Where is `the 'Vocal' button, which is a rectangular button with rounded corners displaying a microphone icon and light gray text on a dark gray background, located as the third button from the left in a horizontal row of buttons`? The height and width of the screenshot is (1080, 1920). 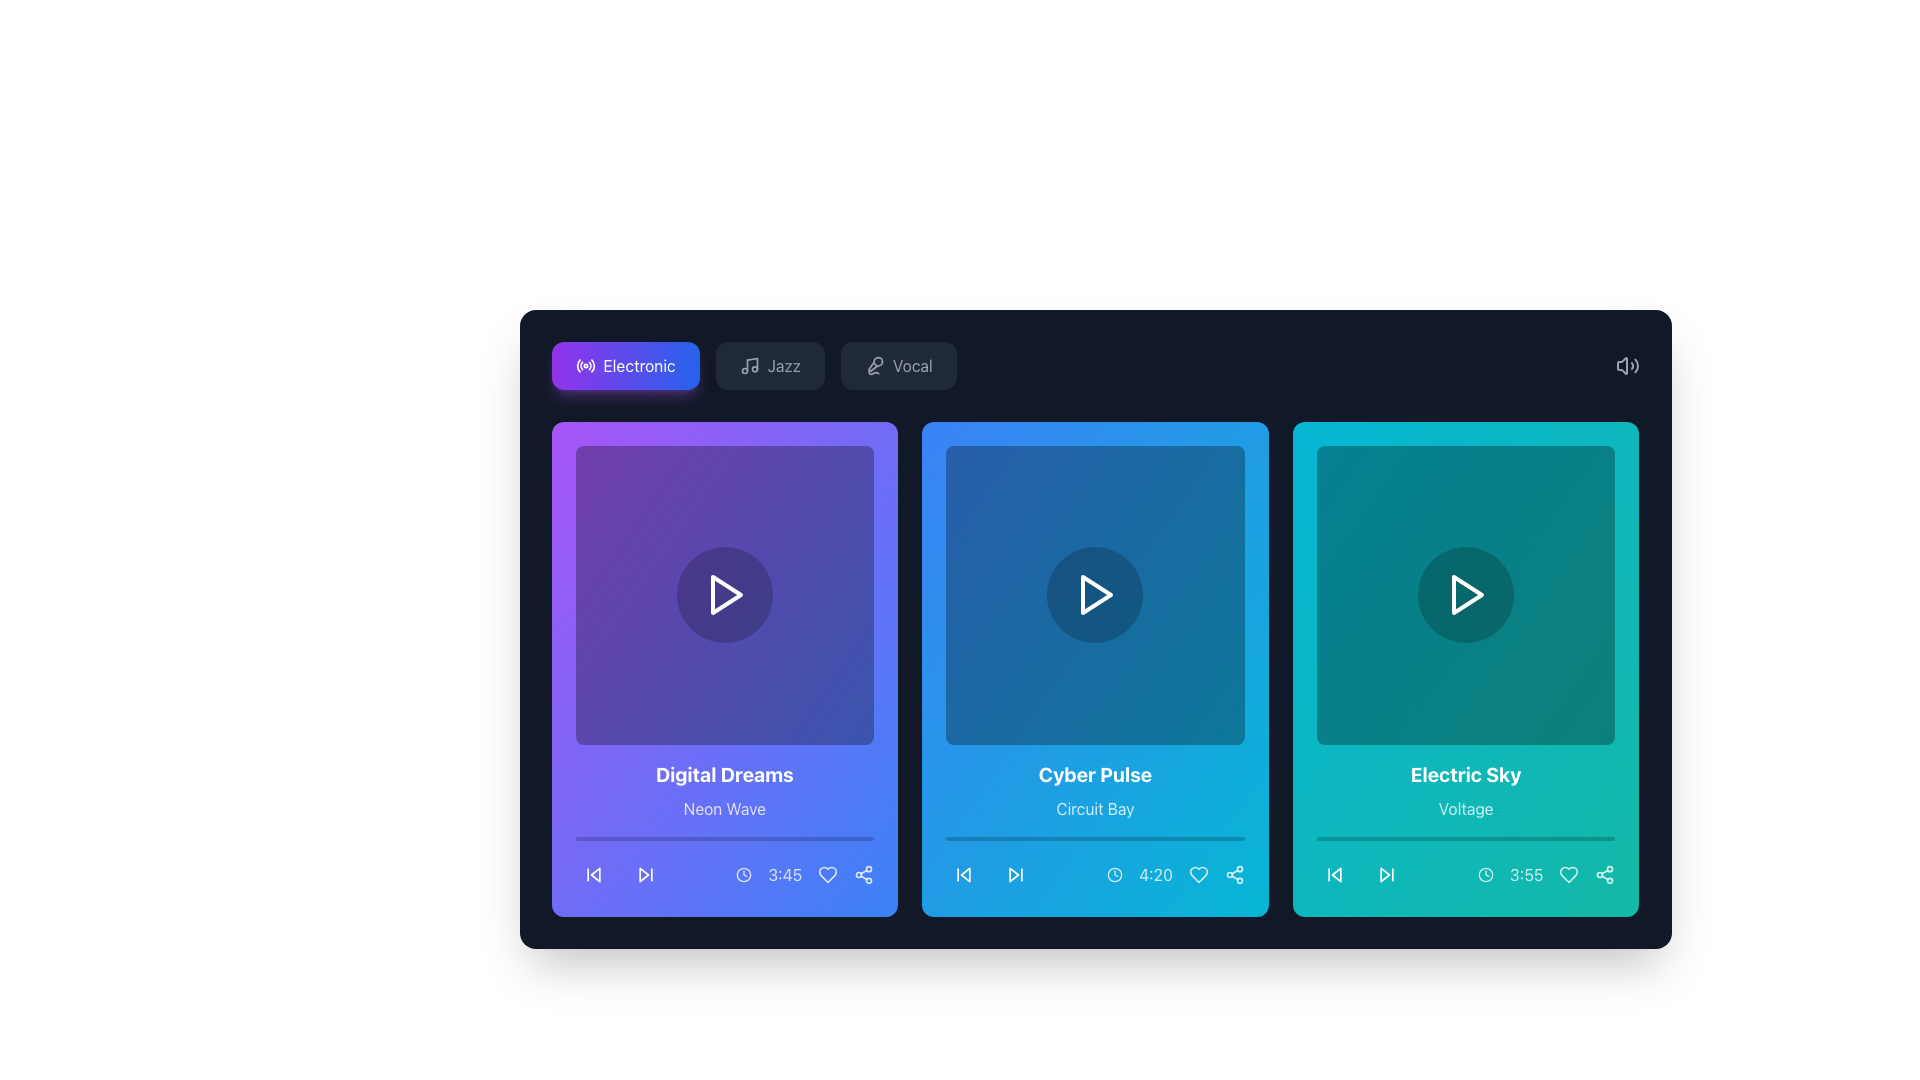 the 'Vocal' button, which is a rectangular button with rounded corners displaying a microphone icon and light gray text on a dark gray background, located as the third button from the left in a horizontal row of buttons is located at coordinates (897, 366).